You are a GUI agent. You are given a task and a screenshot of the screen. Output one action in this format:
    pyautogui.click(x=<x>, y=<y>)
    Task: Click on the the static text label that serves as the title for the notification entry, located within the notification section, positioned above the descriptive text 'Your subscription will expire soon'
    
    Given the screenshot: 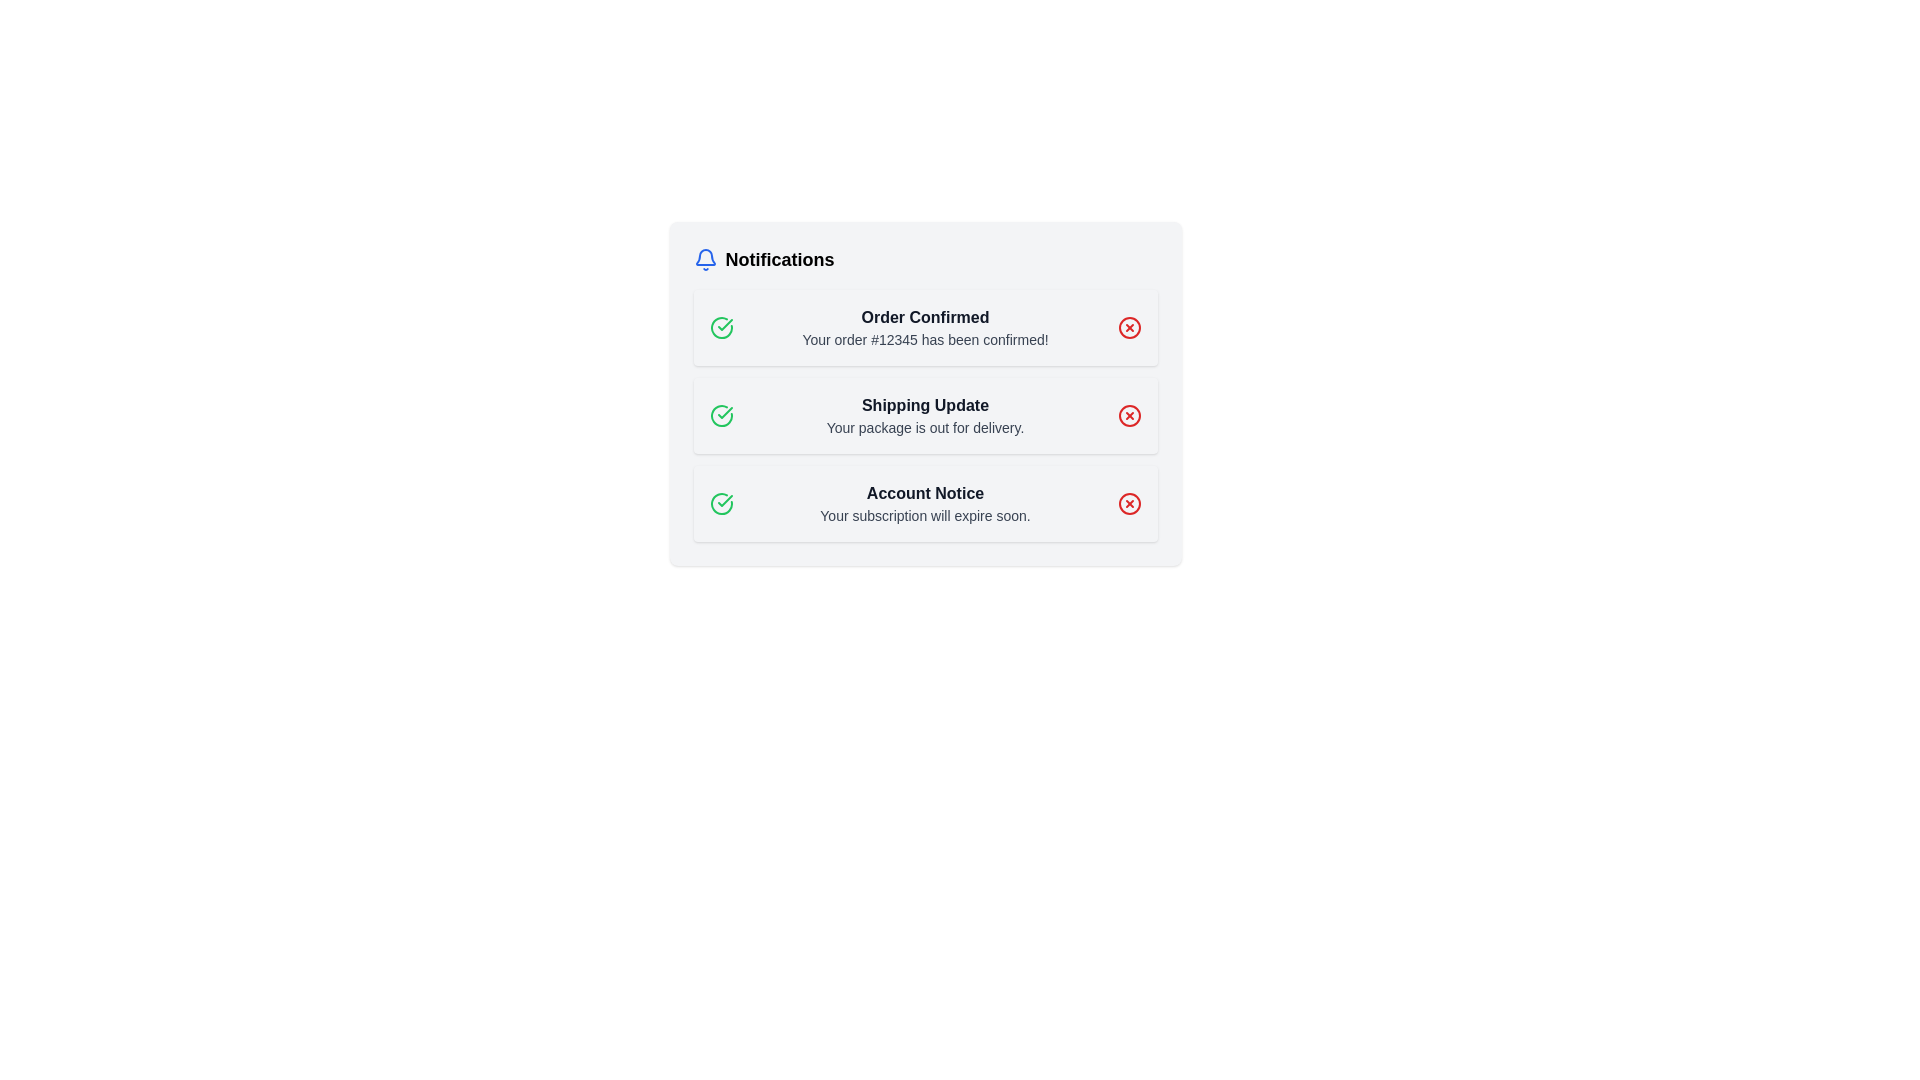 What is the action you would take?
    pyautogui.click(x=924, y=493)
    